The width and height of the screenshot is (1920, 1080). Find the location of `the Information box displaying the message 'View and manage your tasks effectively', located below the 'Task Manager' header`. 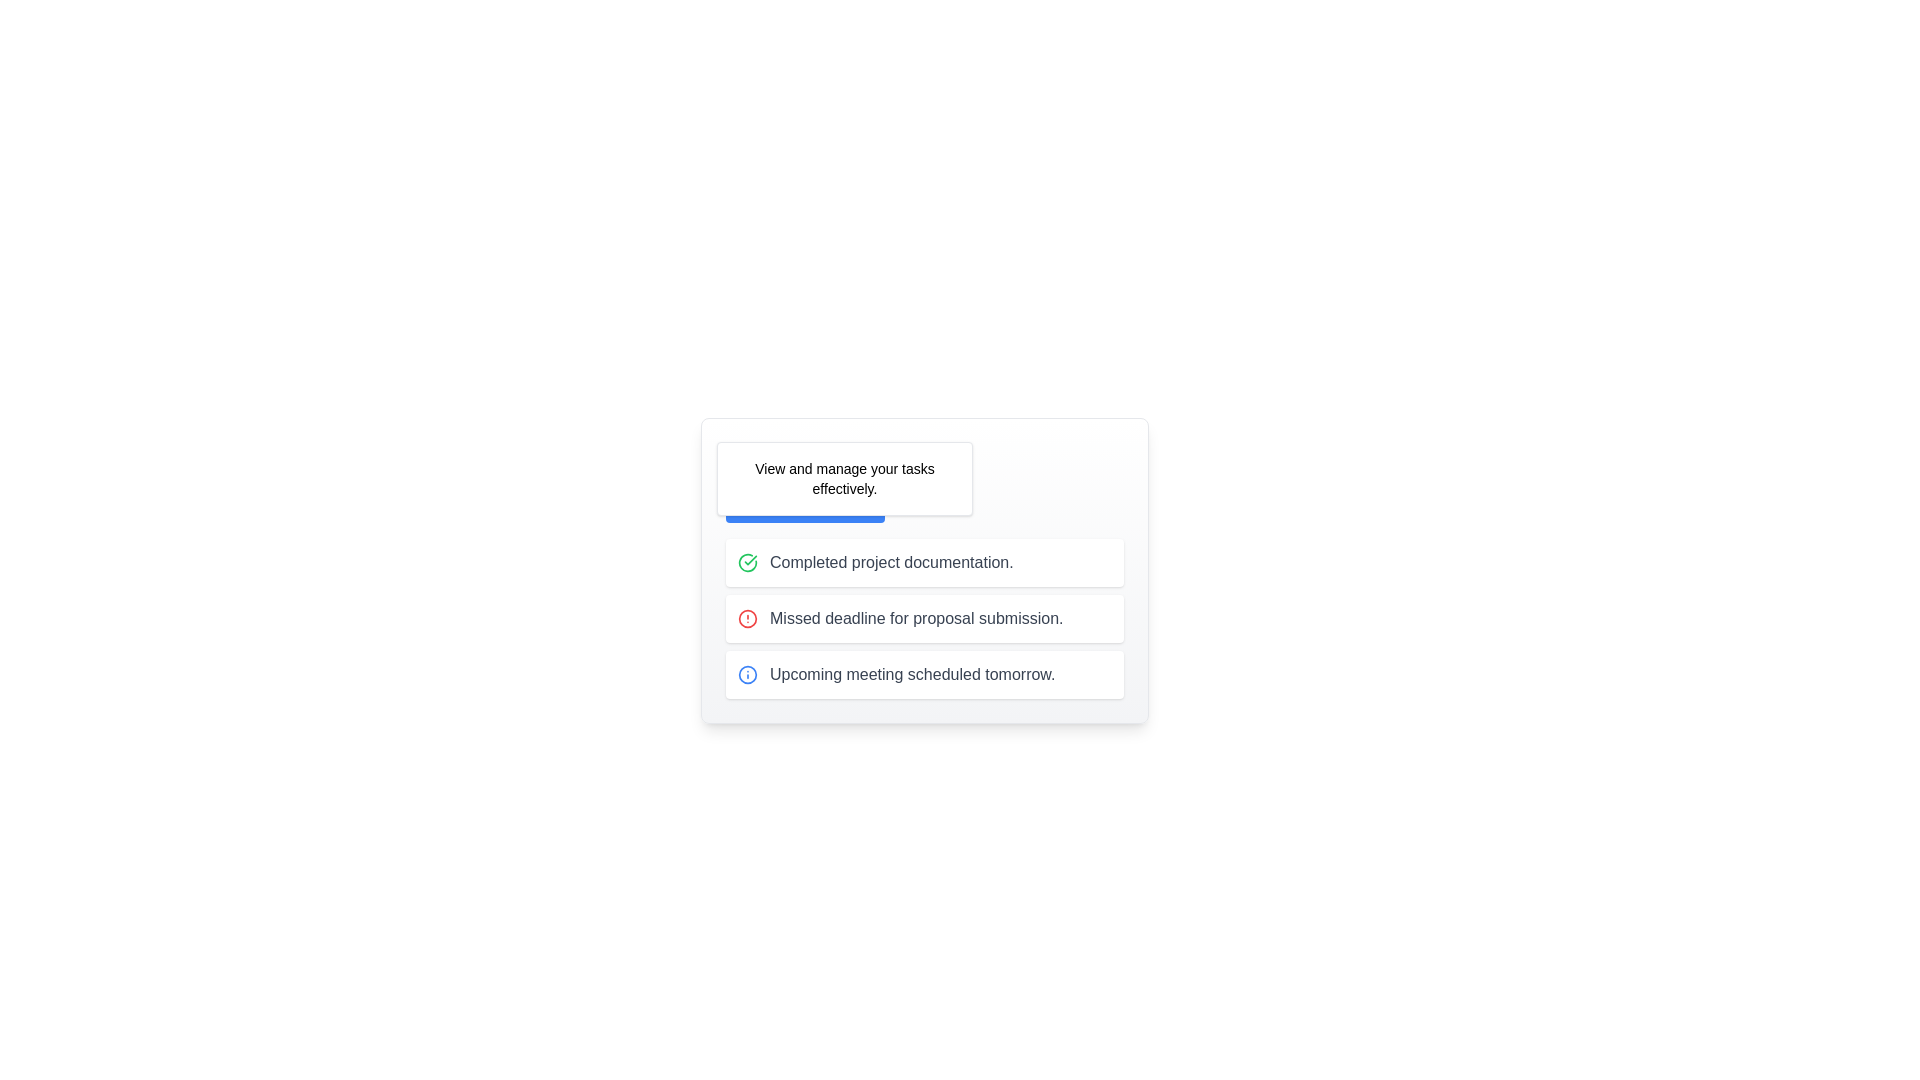

the Information box displaying the message 'View and manage your tasks effectively', located below the 'Task Manager' header is located at coordinates (844, 478).